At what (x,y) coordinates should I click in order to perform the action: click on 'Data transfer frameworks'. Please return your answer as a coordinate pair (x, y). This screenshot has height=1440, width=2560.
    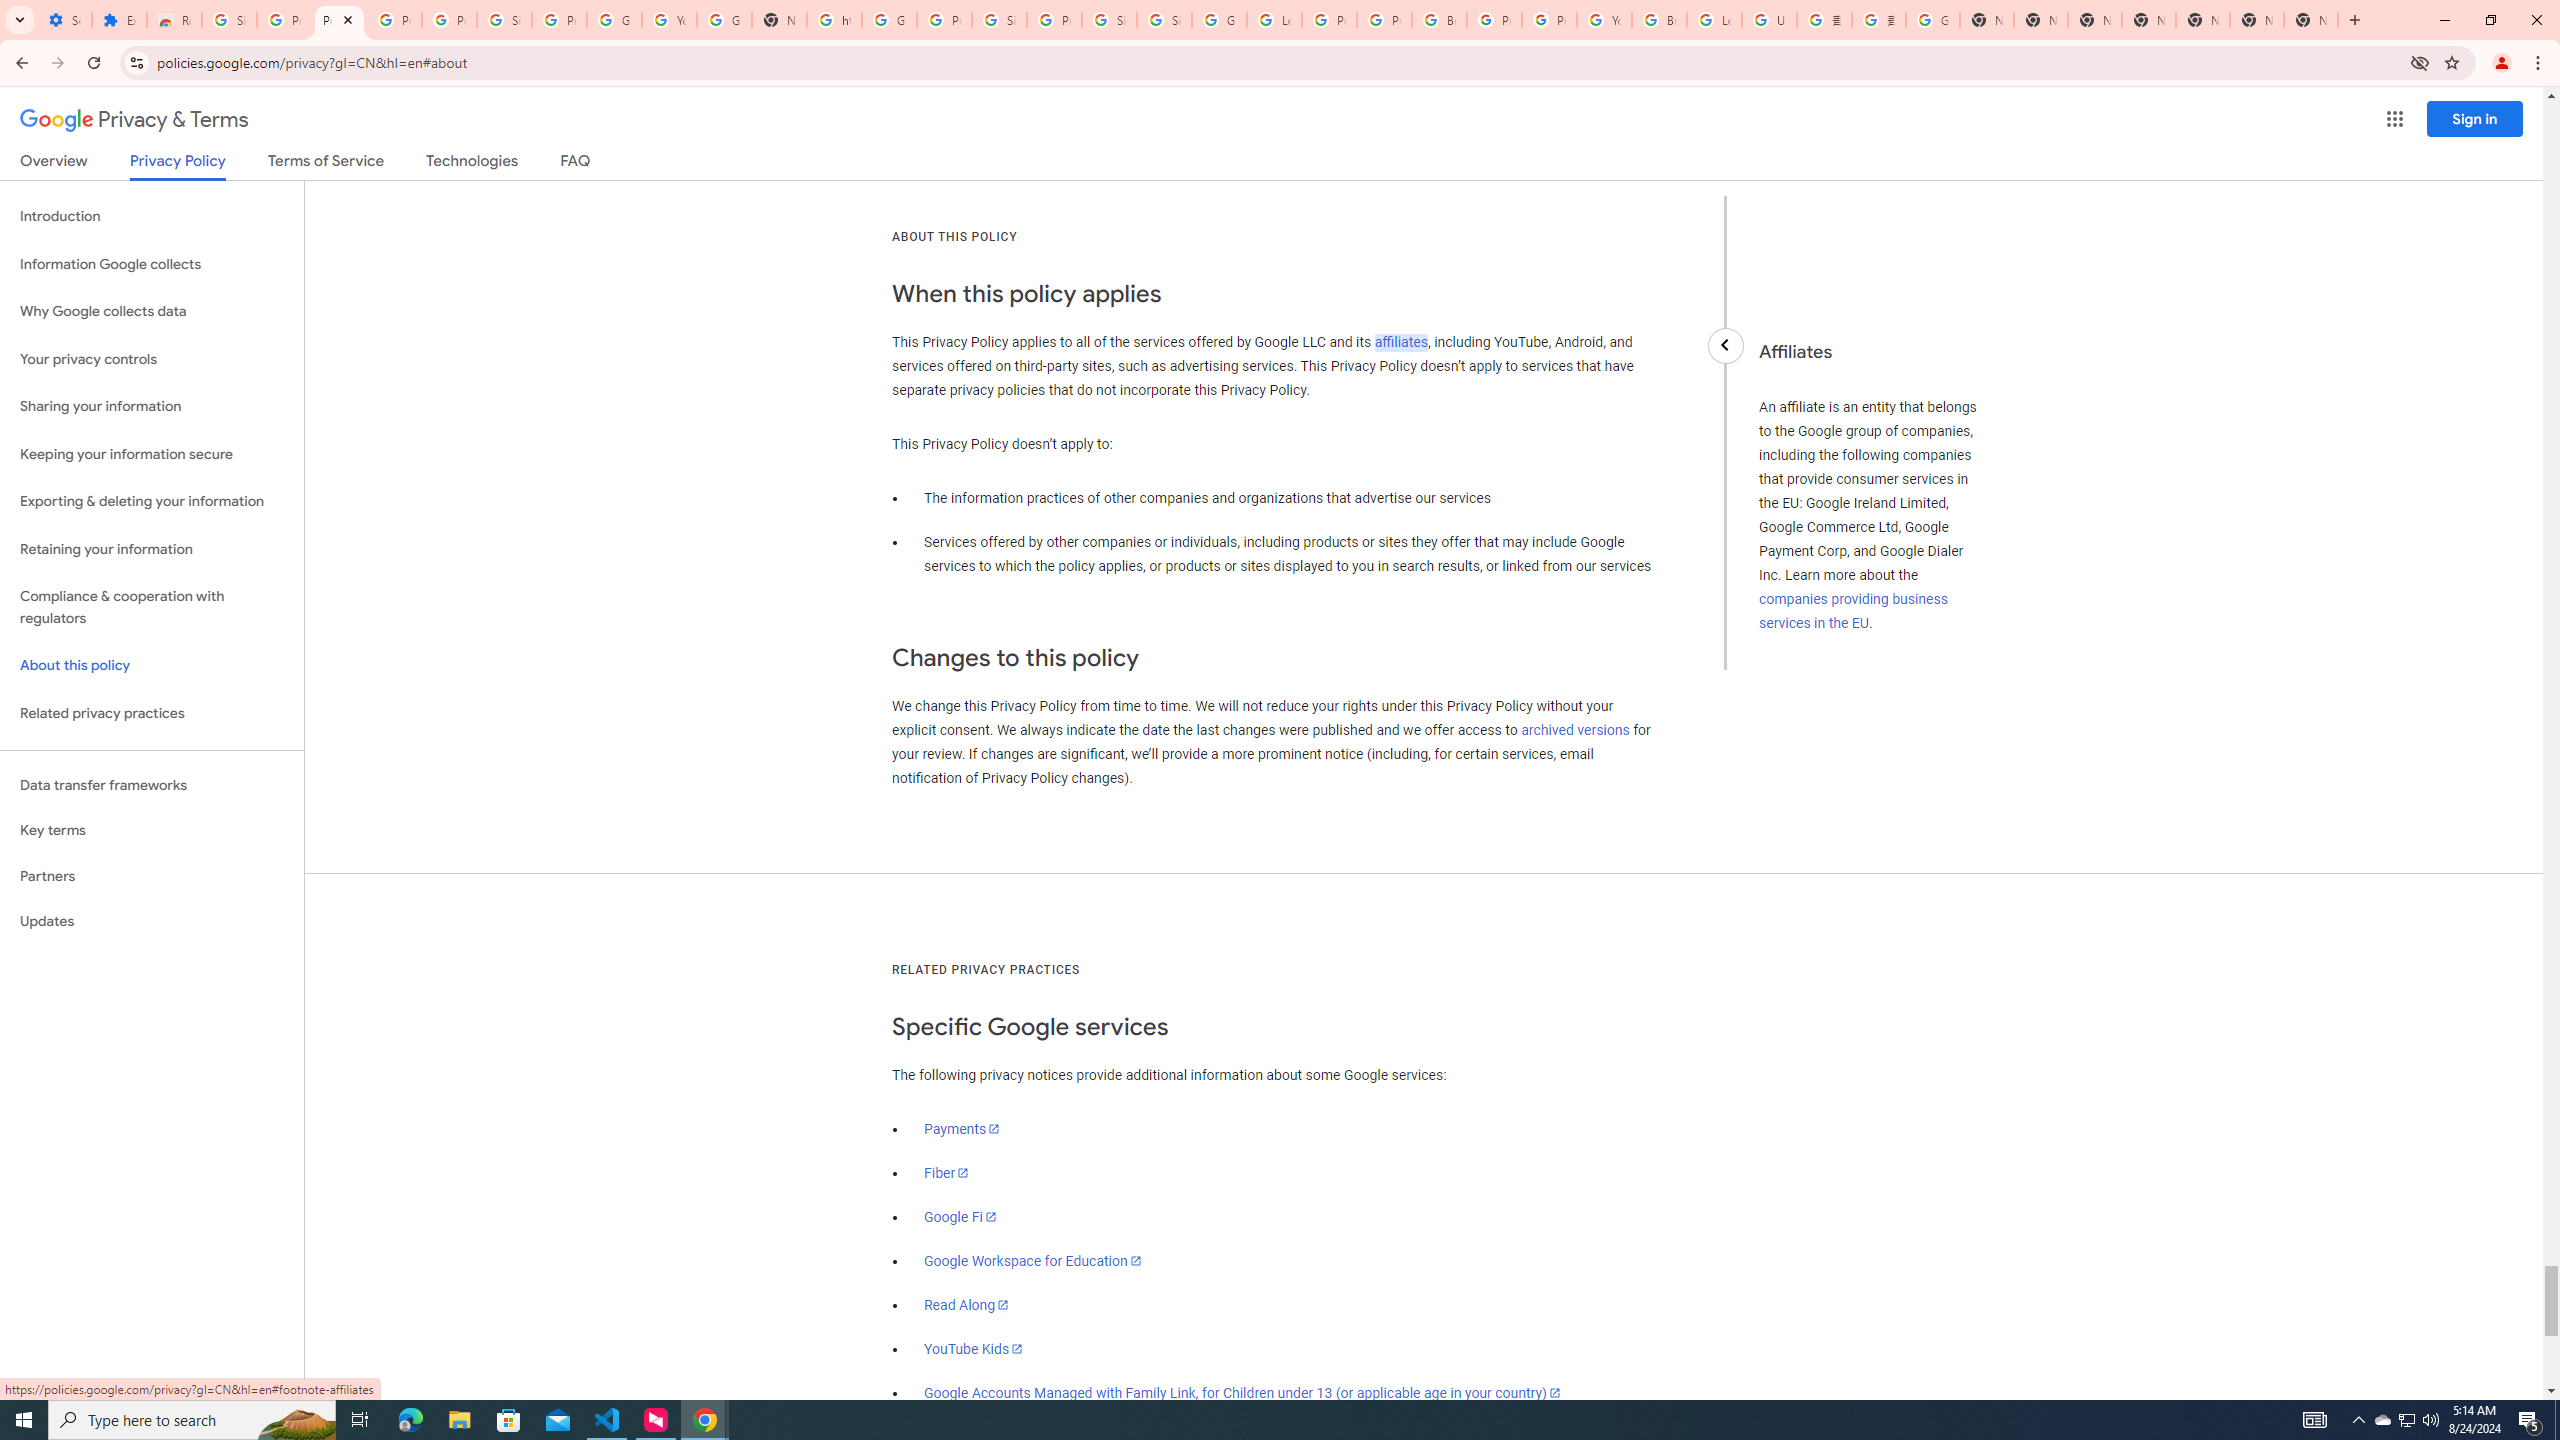
    Looking at the image, I should click on (151, 785).